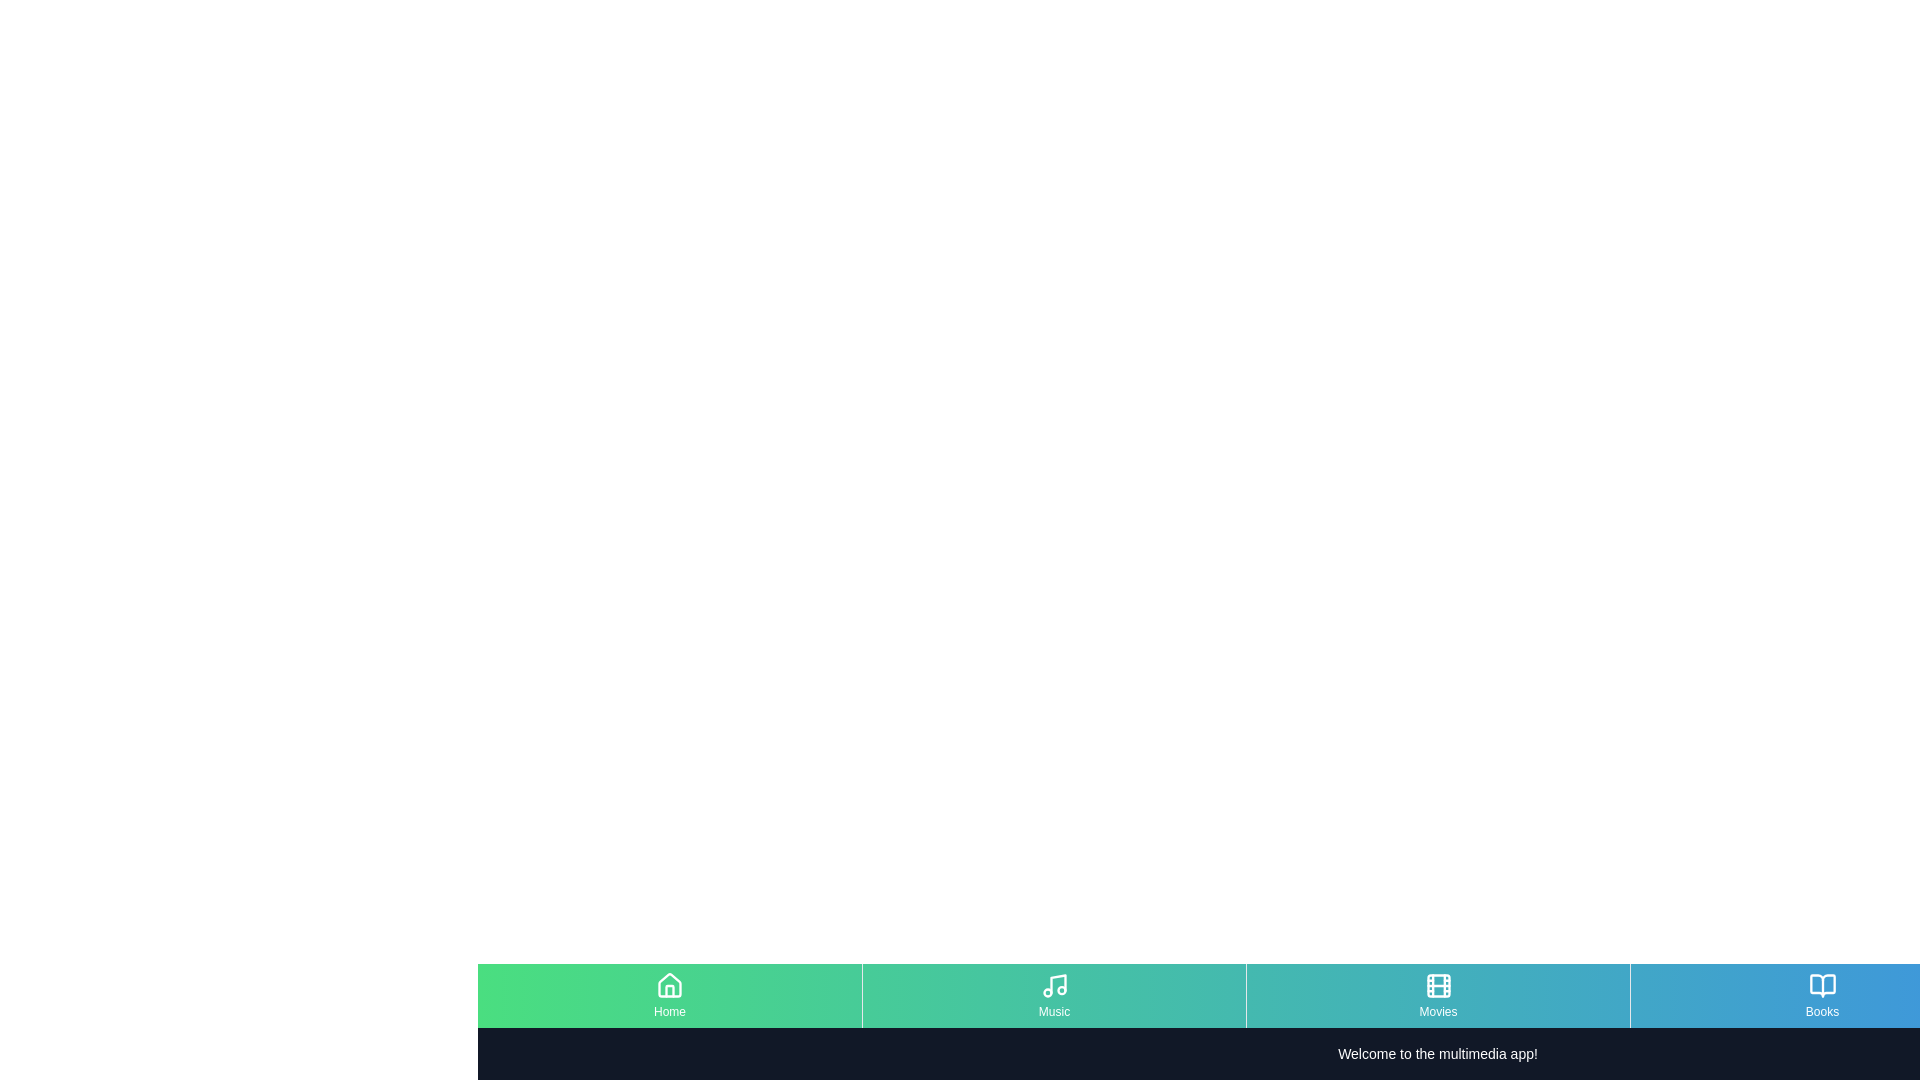 The height and width of the screenshot is (1080, 1920). What do you see at coordinates (1822, 995) in the screenshot?
I see `the menu item Books to observe visual changes` at bounding box center [1822, 995].